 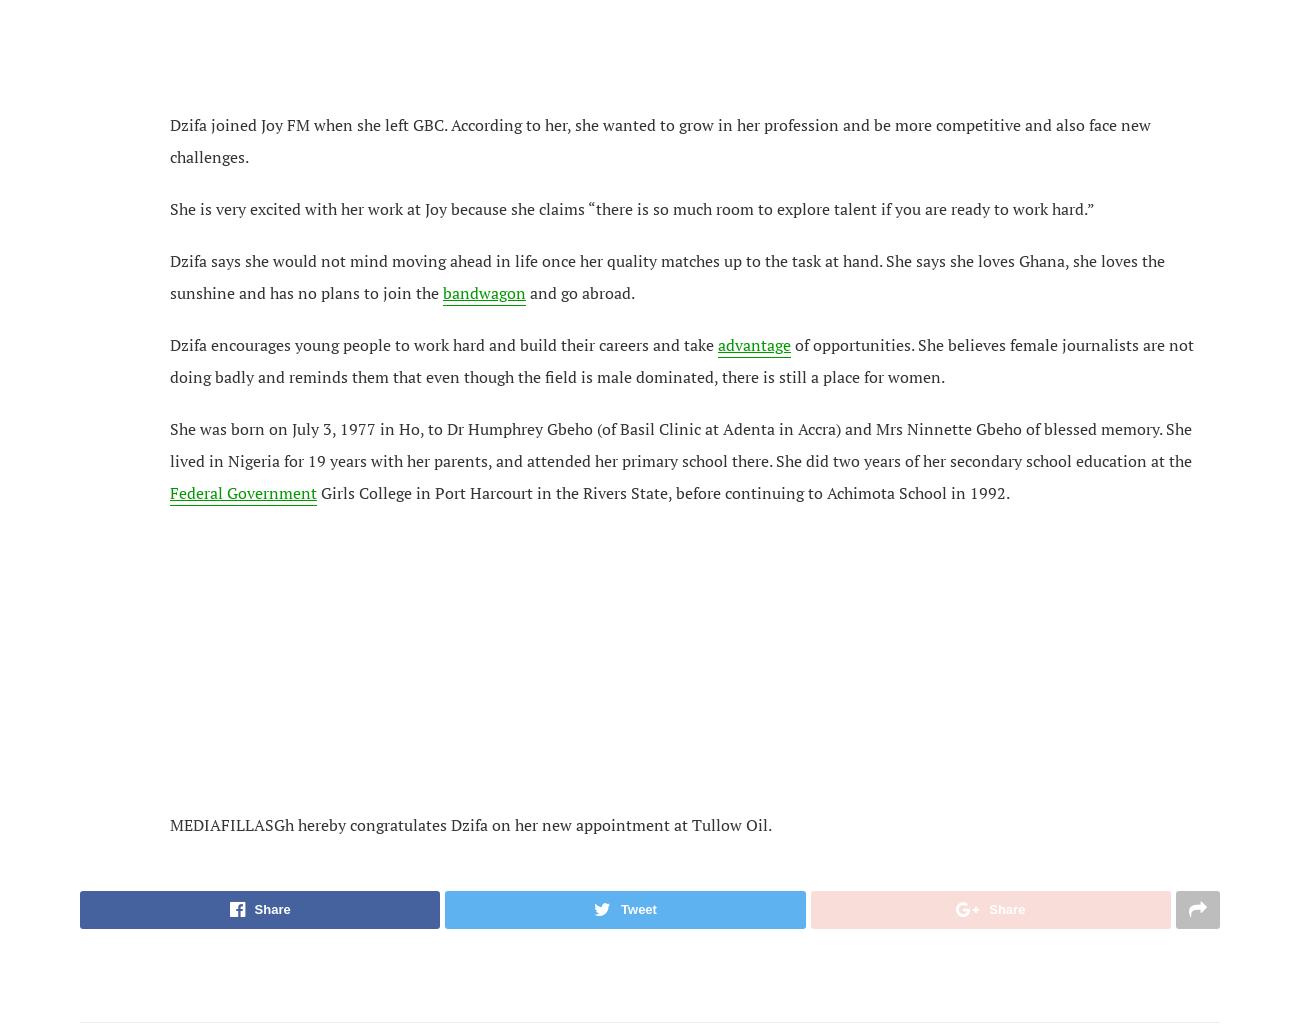 I want to click on 'and go abroad.', so click(x=525, y=291).